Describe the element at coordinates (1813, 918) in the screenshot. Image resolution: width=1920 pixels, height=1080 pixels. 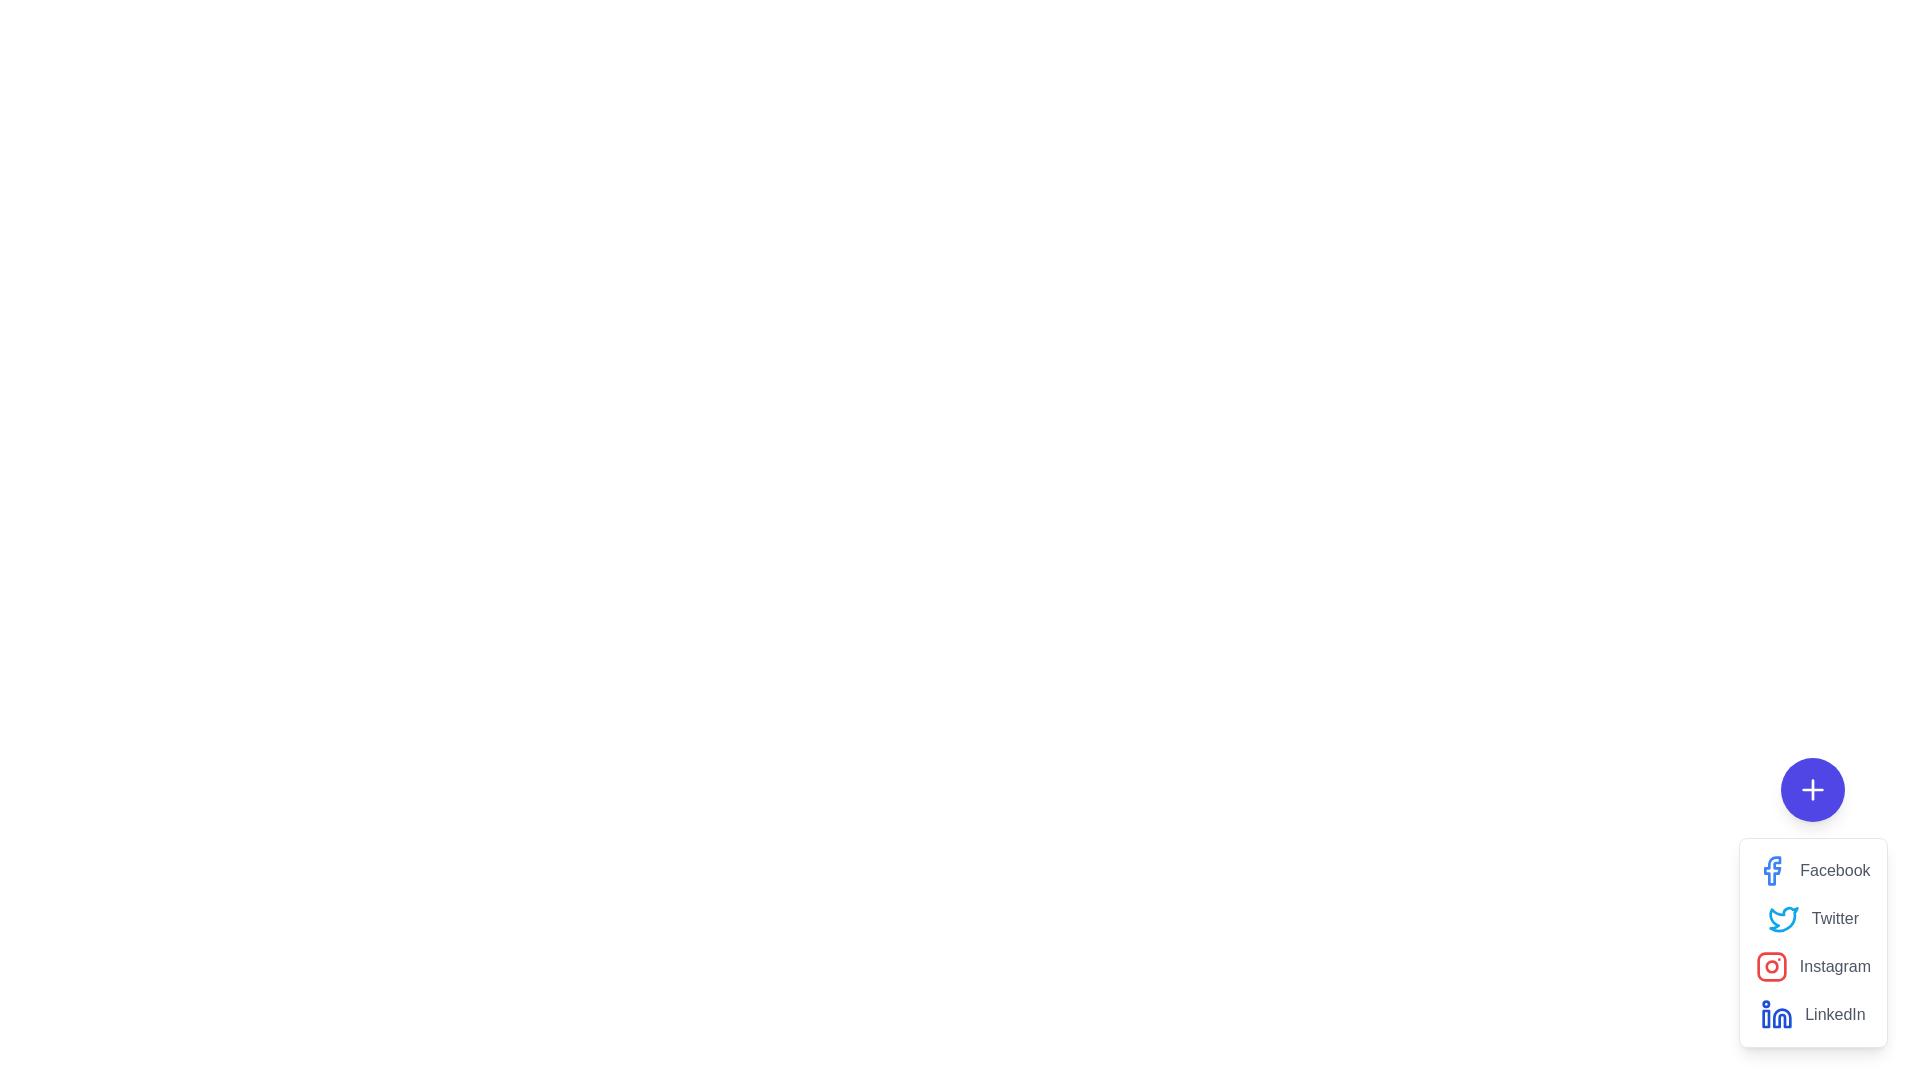
I see `the Twitter share option` at that location.